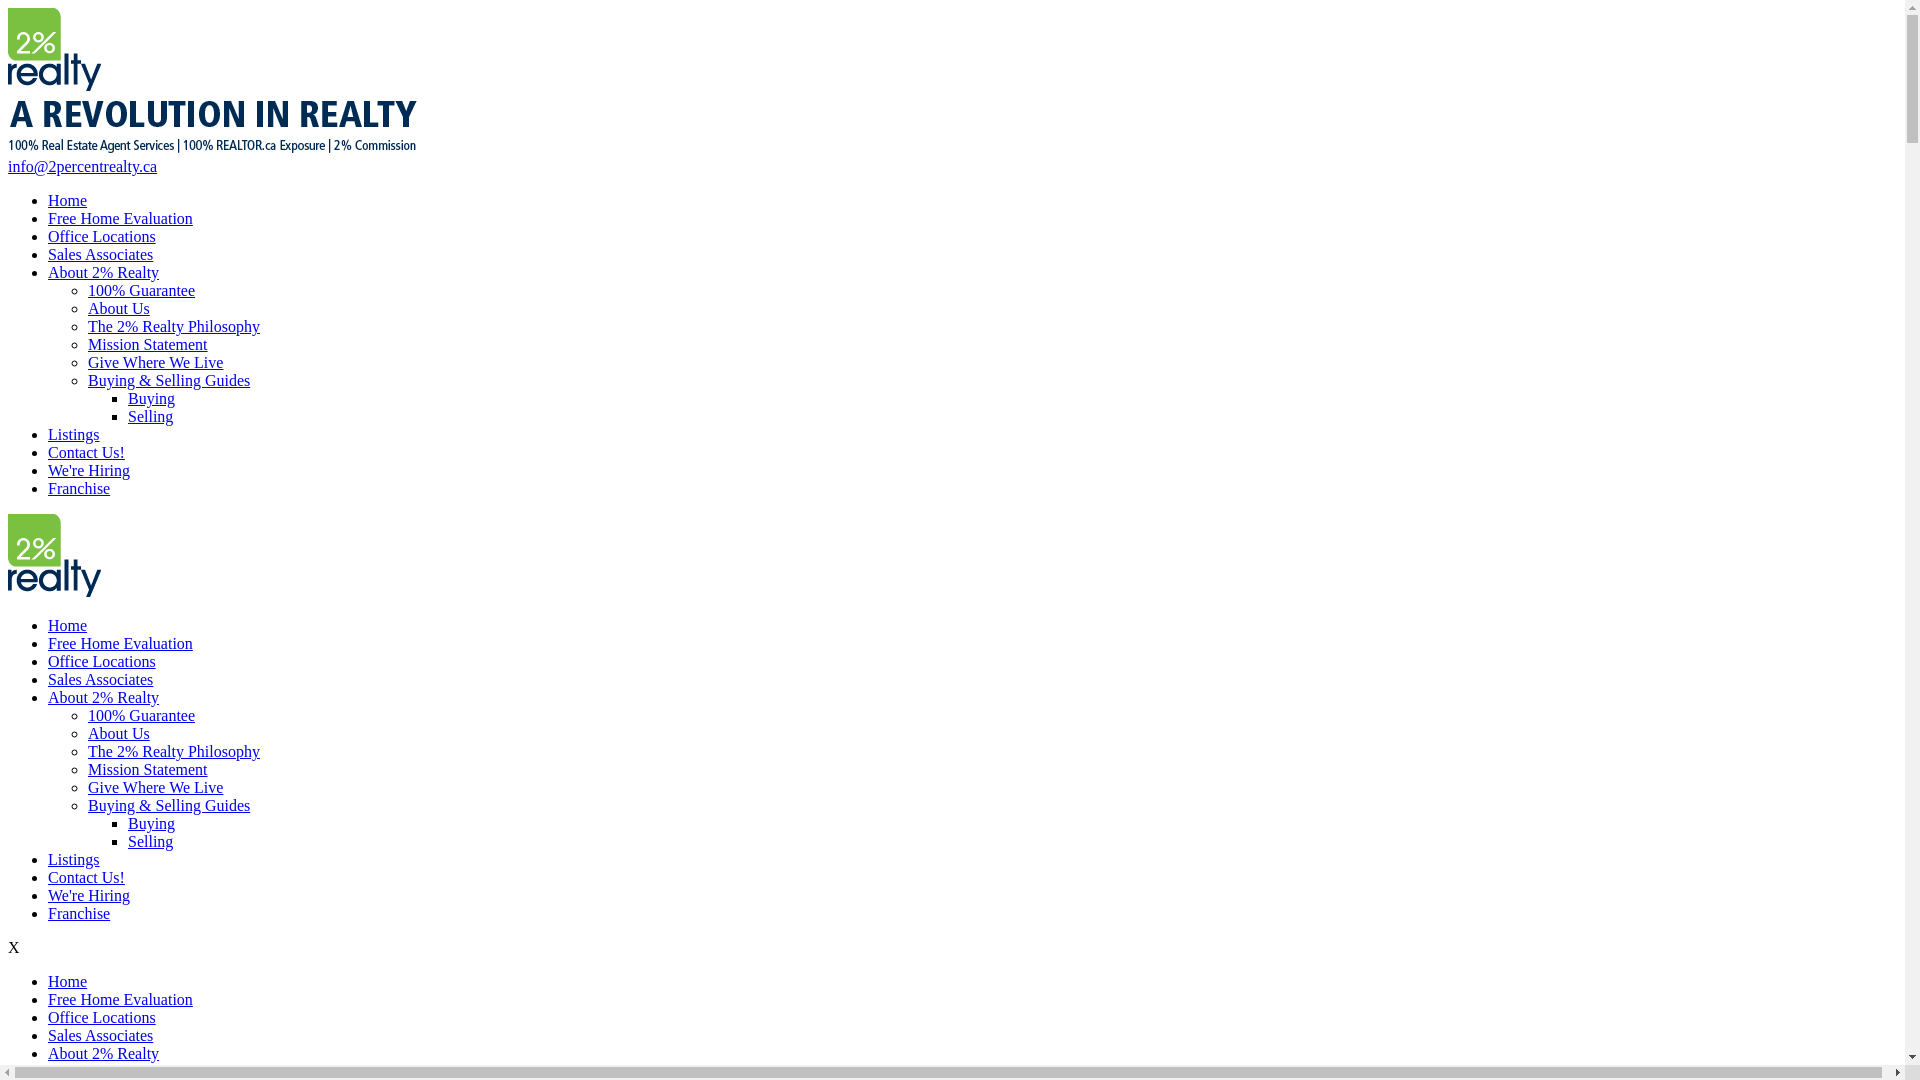  What do you see at coordinates (173, 325) in the screenshot?
I see `'The 2% Realty Philosophy'` at bounding box center [173, 325].